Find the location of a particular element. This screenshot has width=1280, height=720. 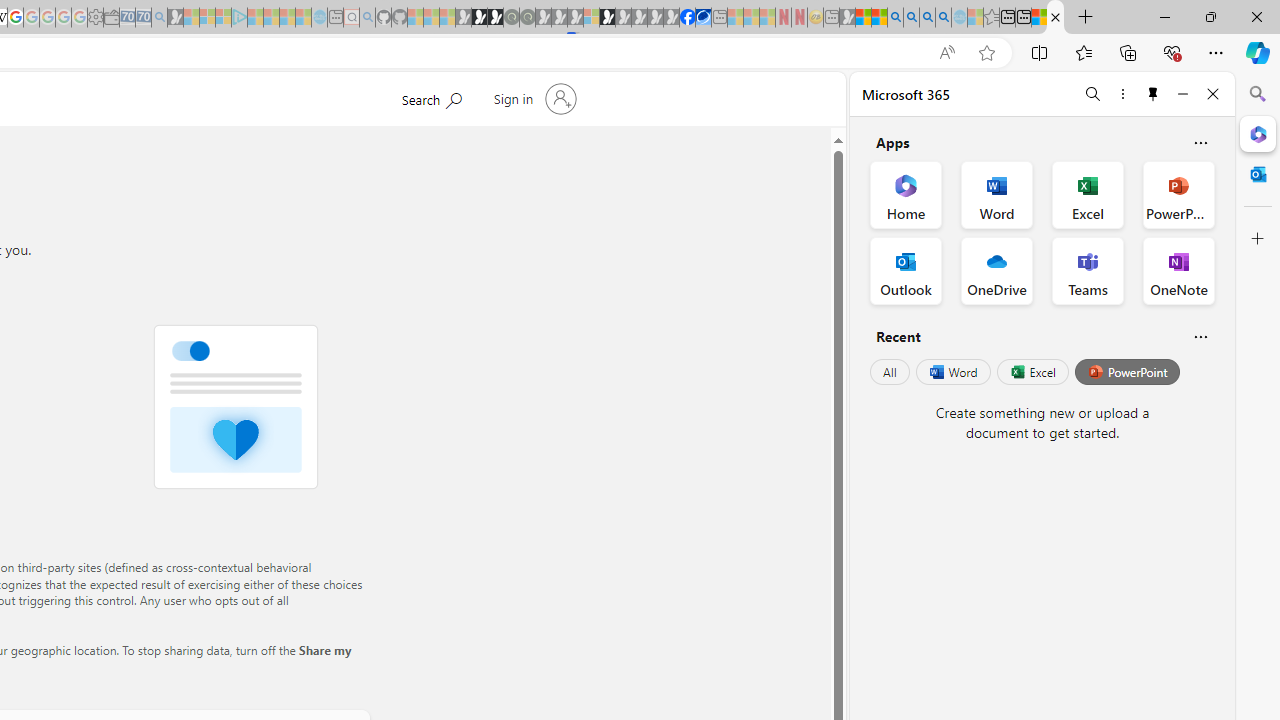

'Excel' is located at coordinates (1032, 372).